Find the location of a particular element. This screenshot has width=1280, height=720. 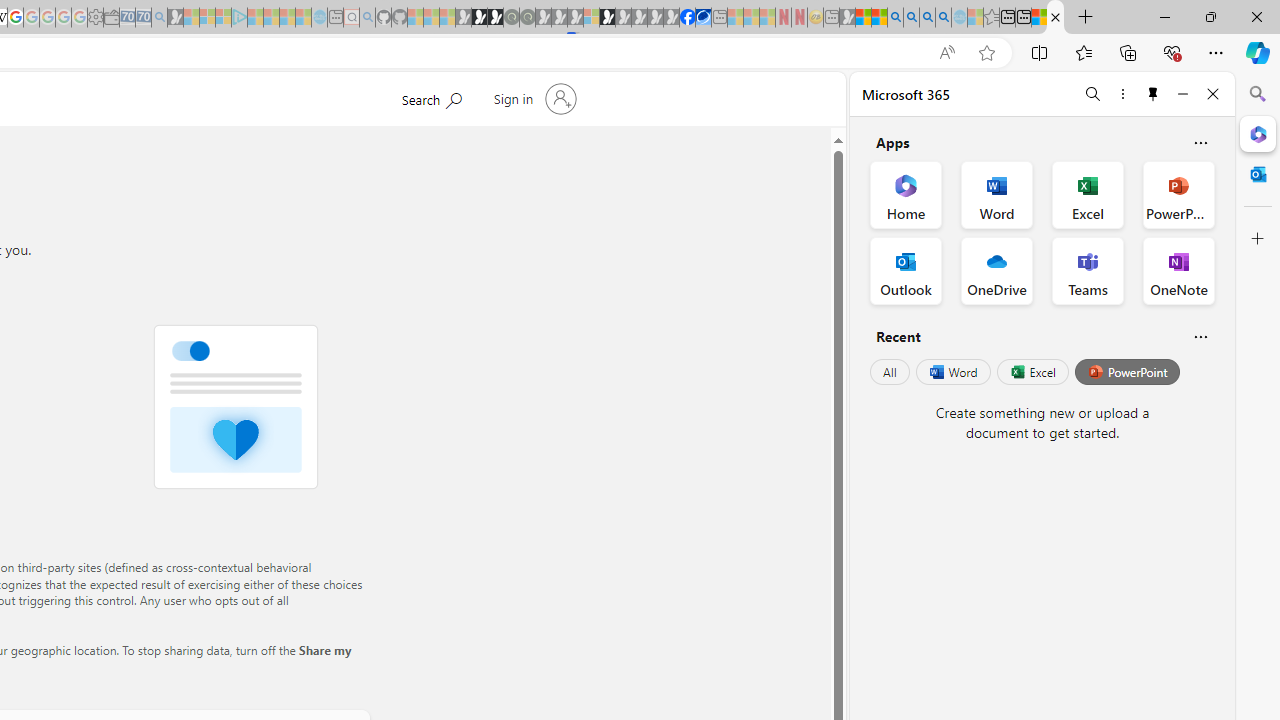

'Excel' is located at coordinates (1032, 372).